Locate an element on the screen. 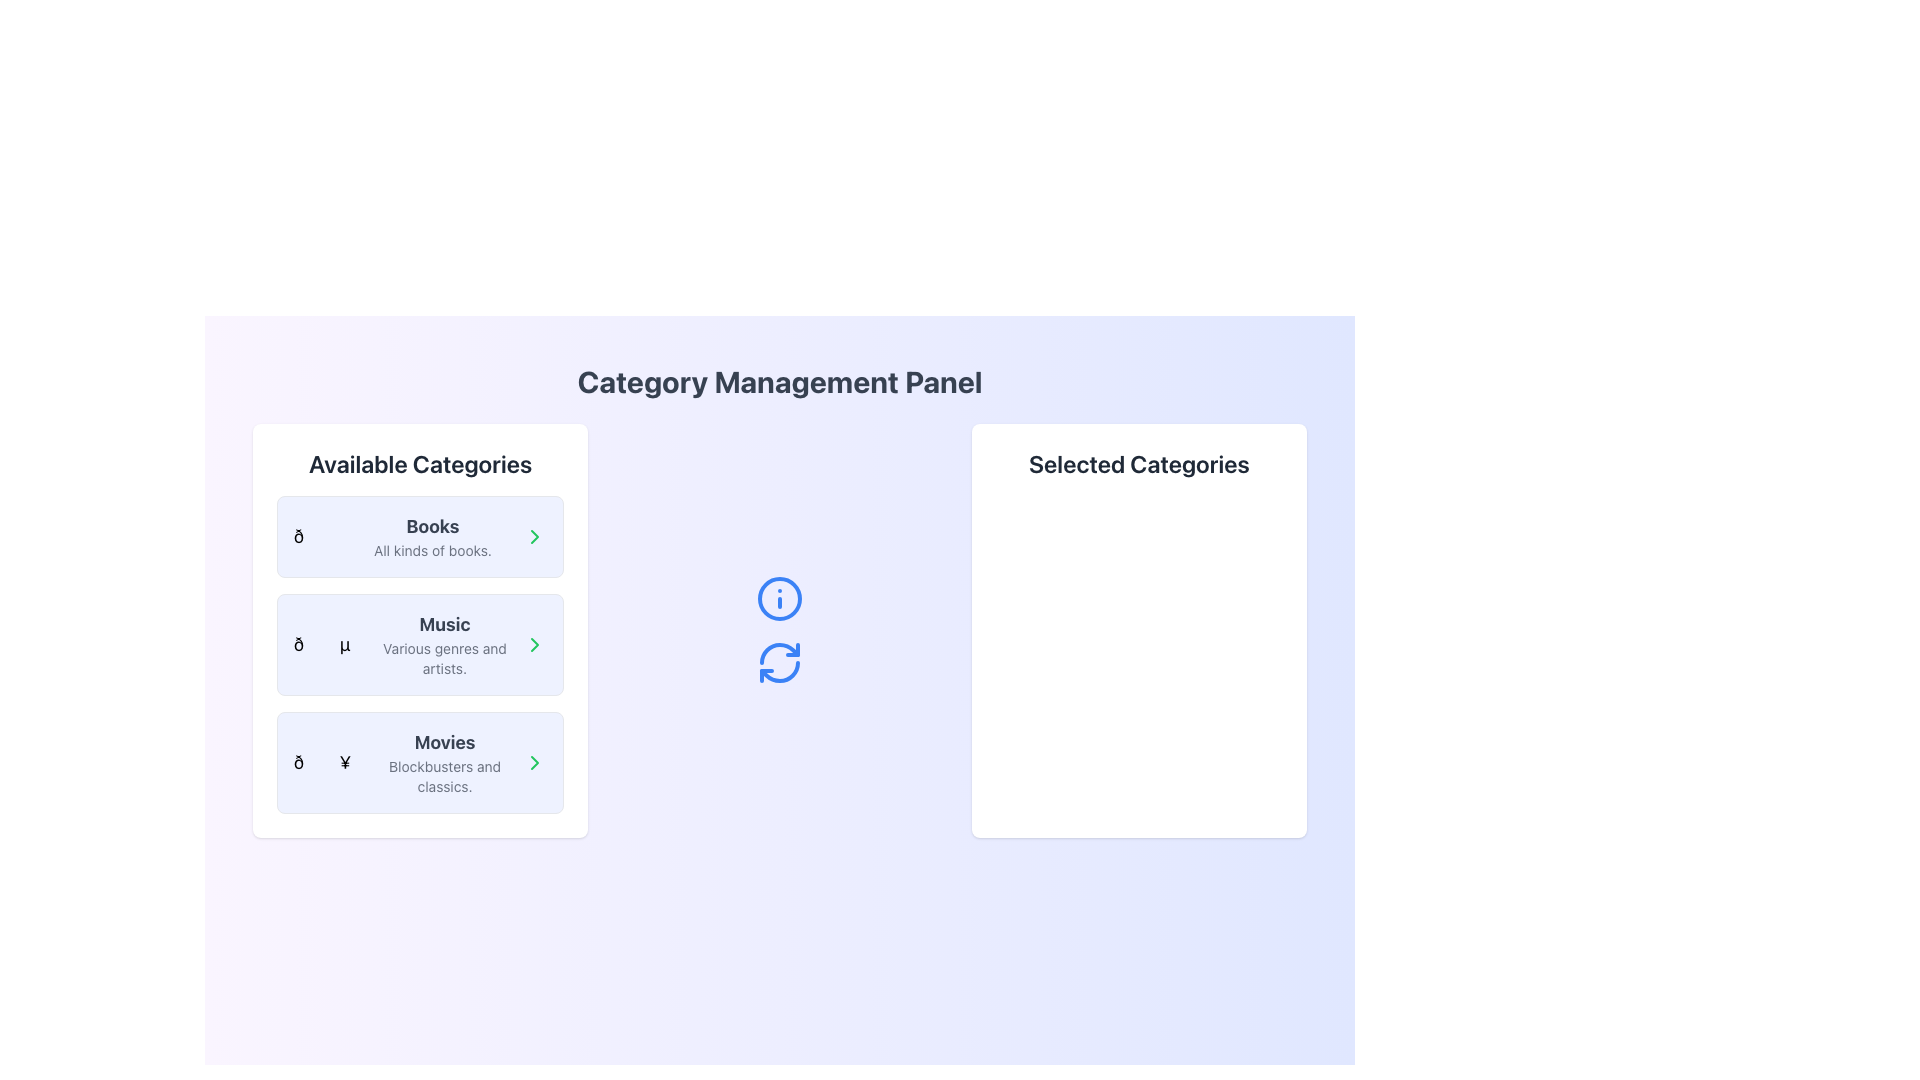  the List Item that features the text 'Movies' with a subtitle 'Blockbusters and classics.' in the 'Available Categories' section is located at coordinates (407, 763).